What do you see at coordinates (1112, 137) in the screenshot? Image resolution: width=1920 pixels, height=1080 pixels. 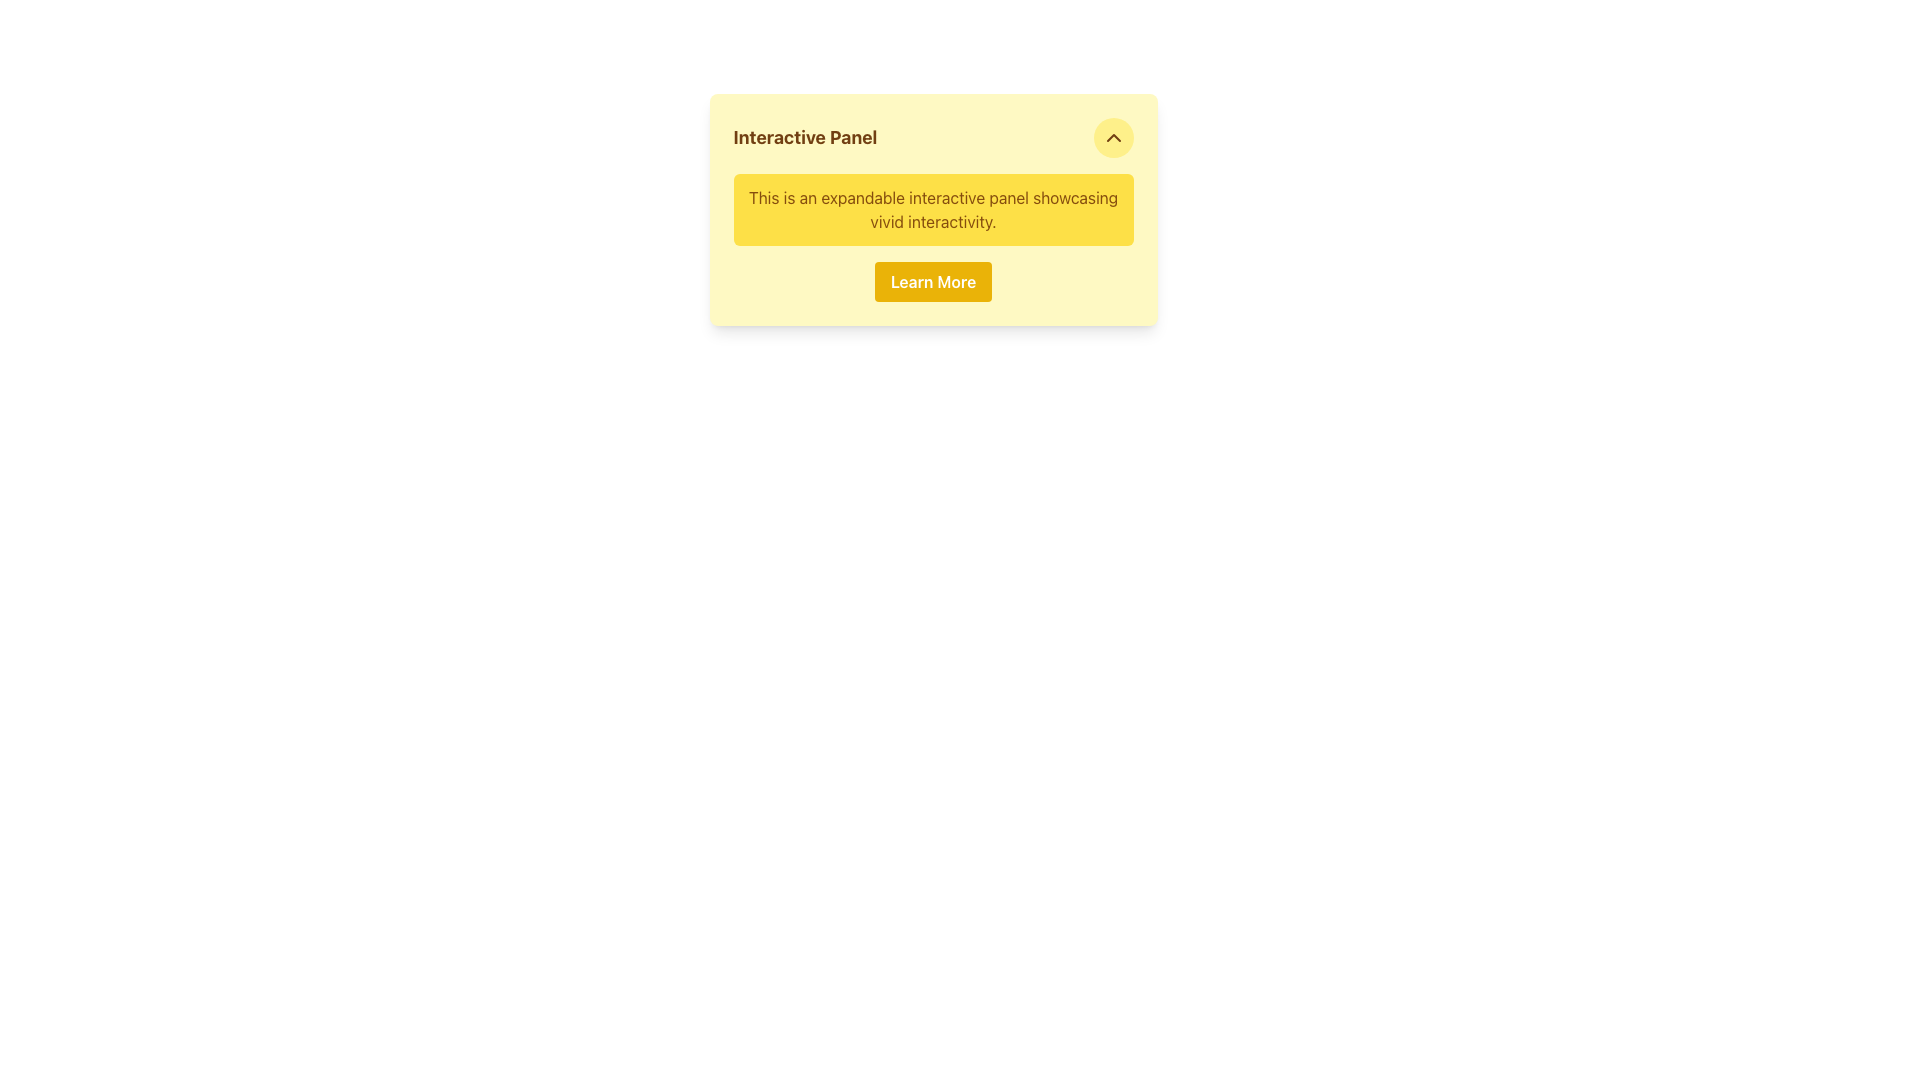 I see `the upward-pointing chevron icon within the light yellow rounded button in the top-right corner of the 'Interactive Panel'` at bounding box center [1112, 137].